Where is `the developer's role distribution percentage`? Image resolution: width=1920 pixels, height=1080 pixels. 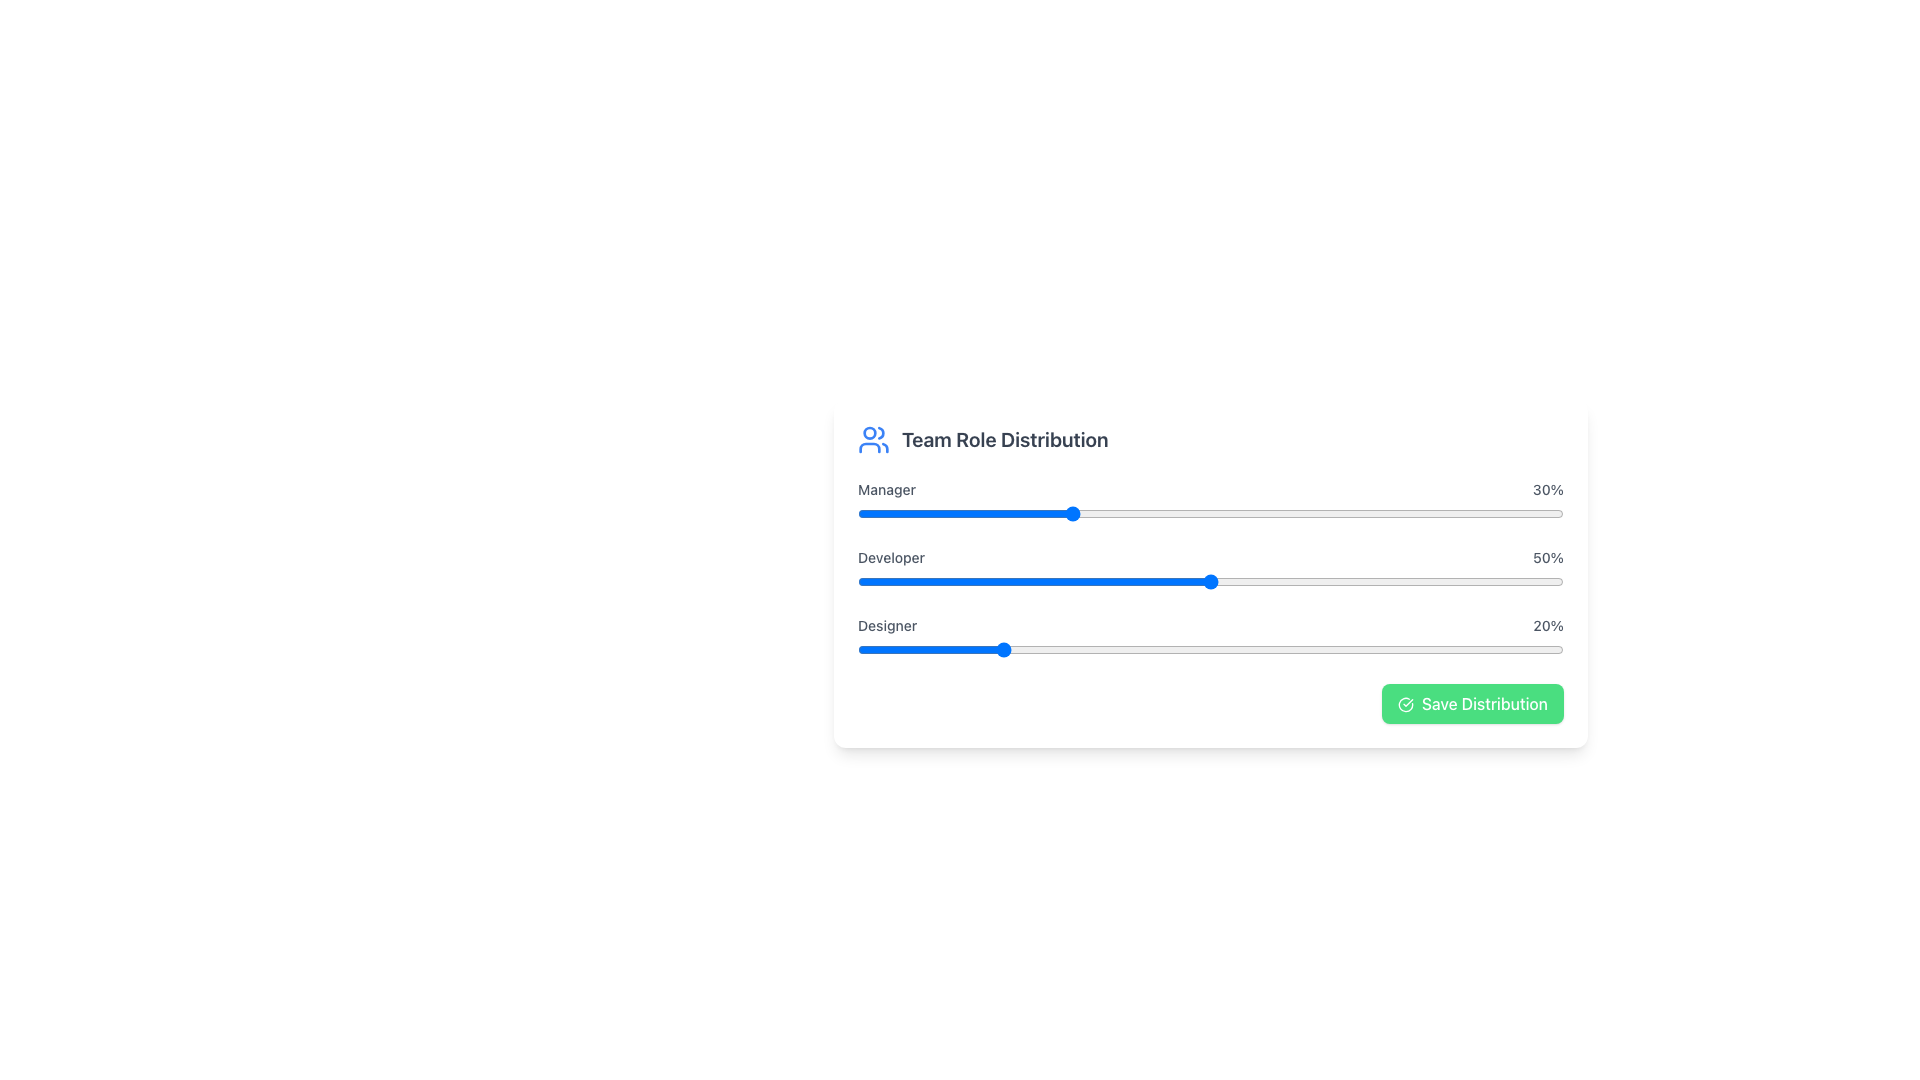 the developer's role distribution percentage is located at coordinates (978, 582).